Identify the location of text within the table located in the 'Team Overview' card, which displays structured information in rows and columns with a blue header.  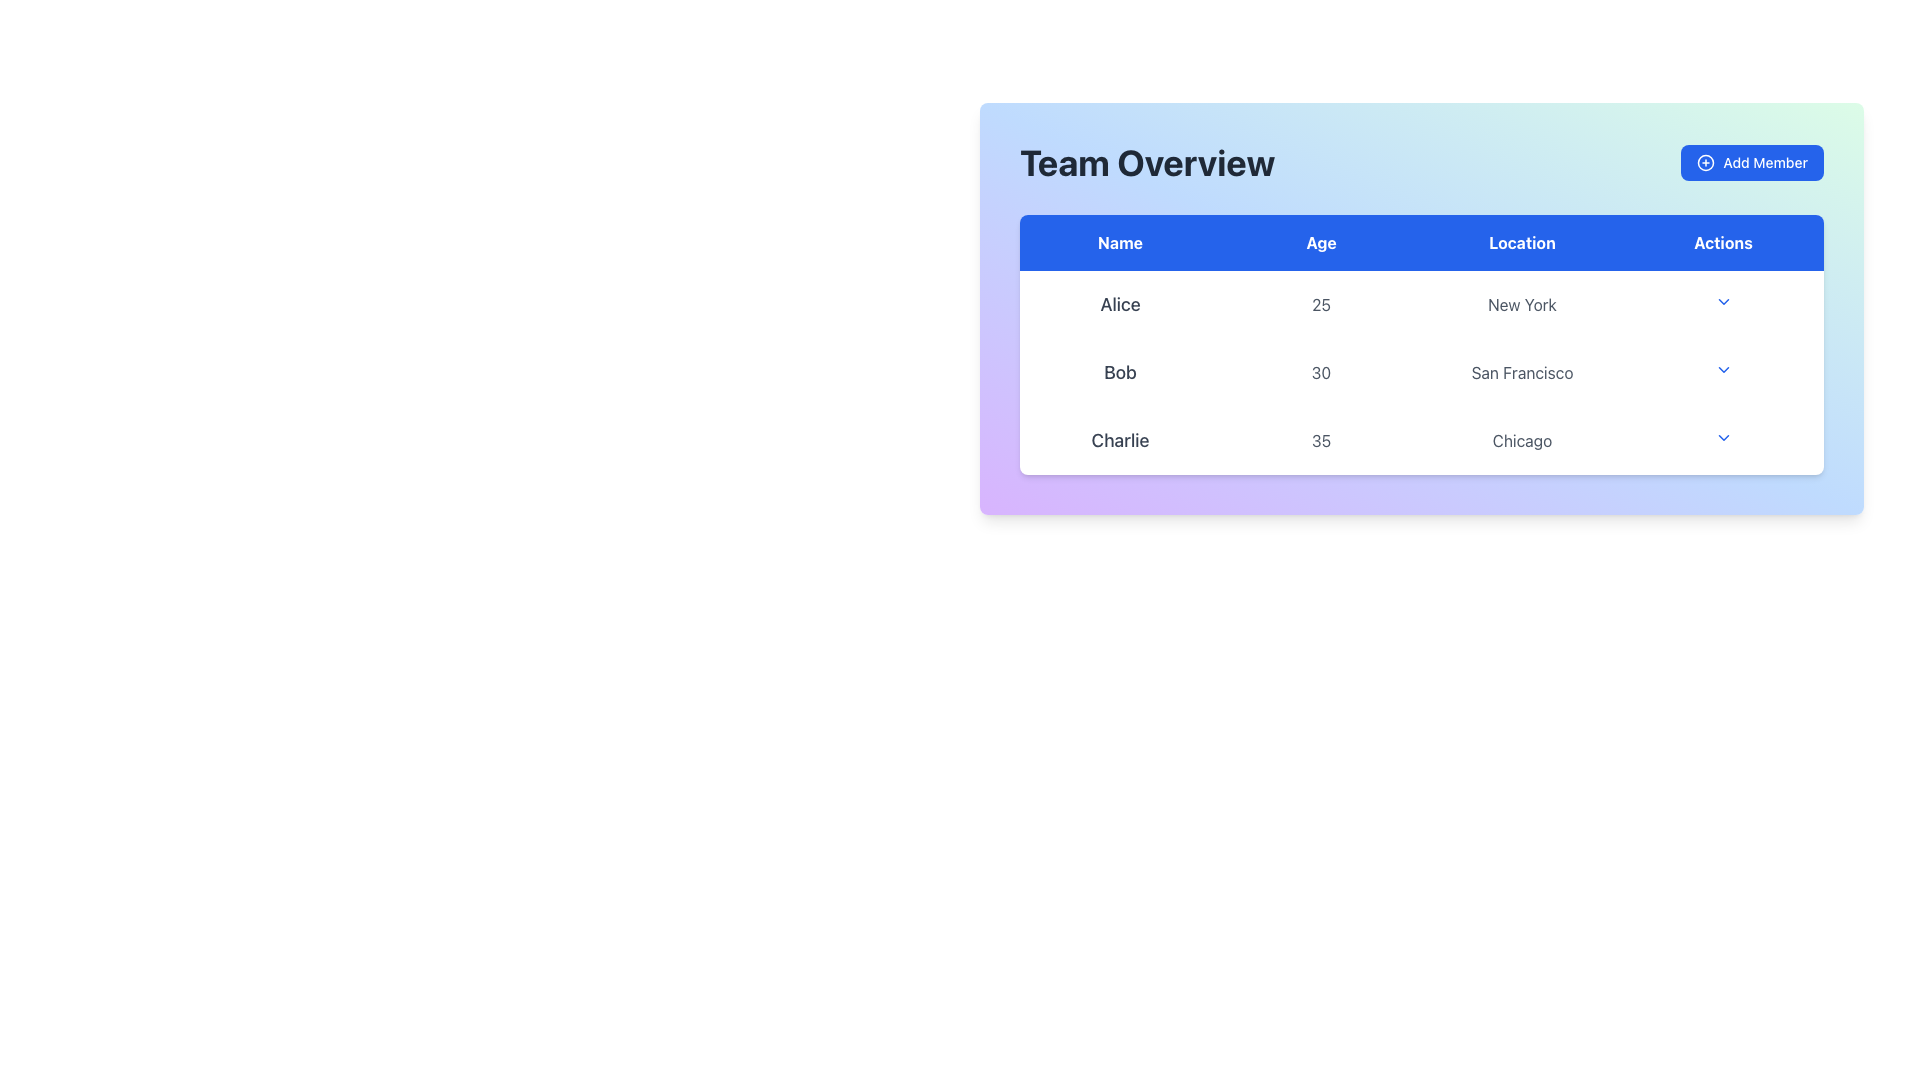
(1420, 343).